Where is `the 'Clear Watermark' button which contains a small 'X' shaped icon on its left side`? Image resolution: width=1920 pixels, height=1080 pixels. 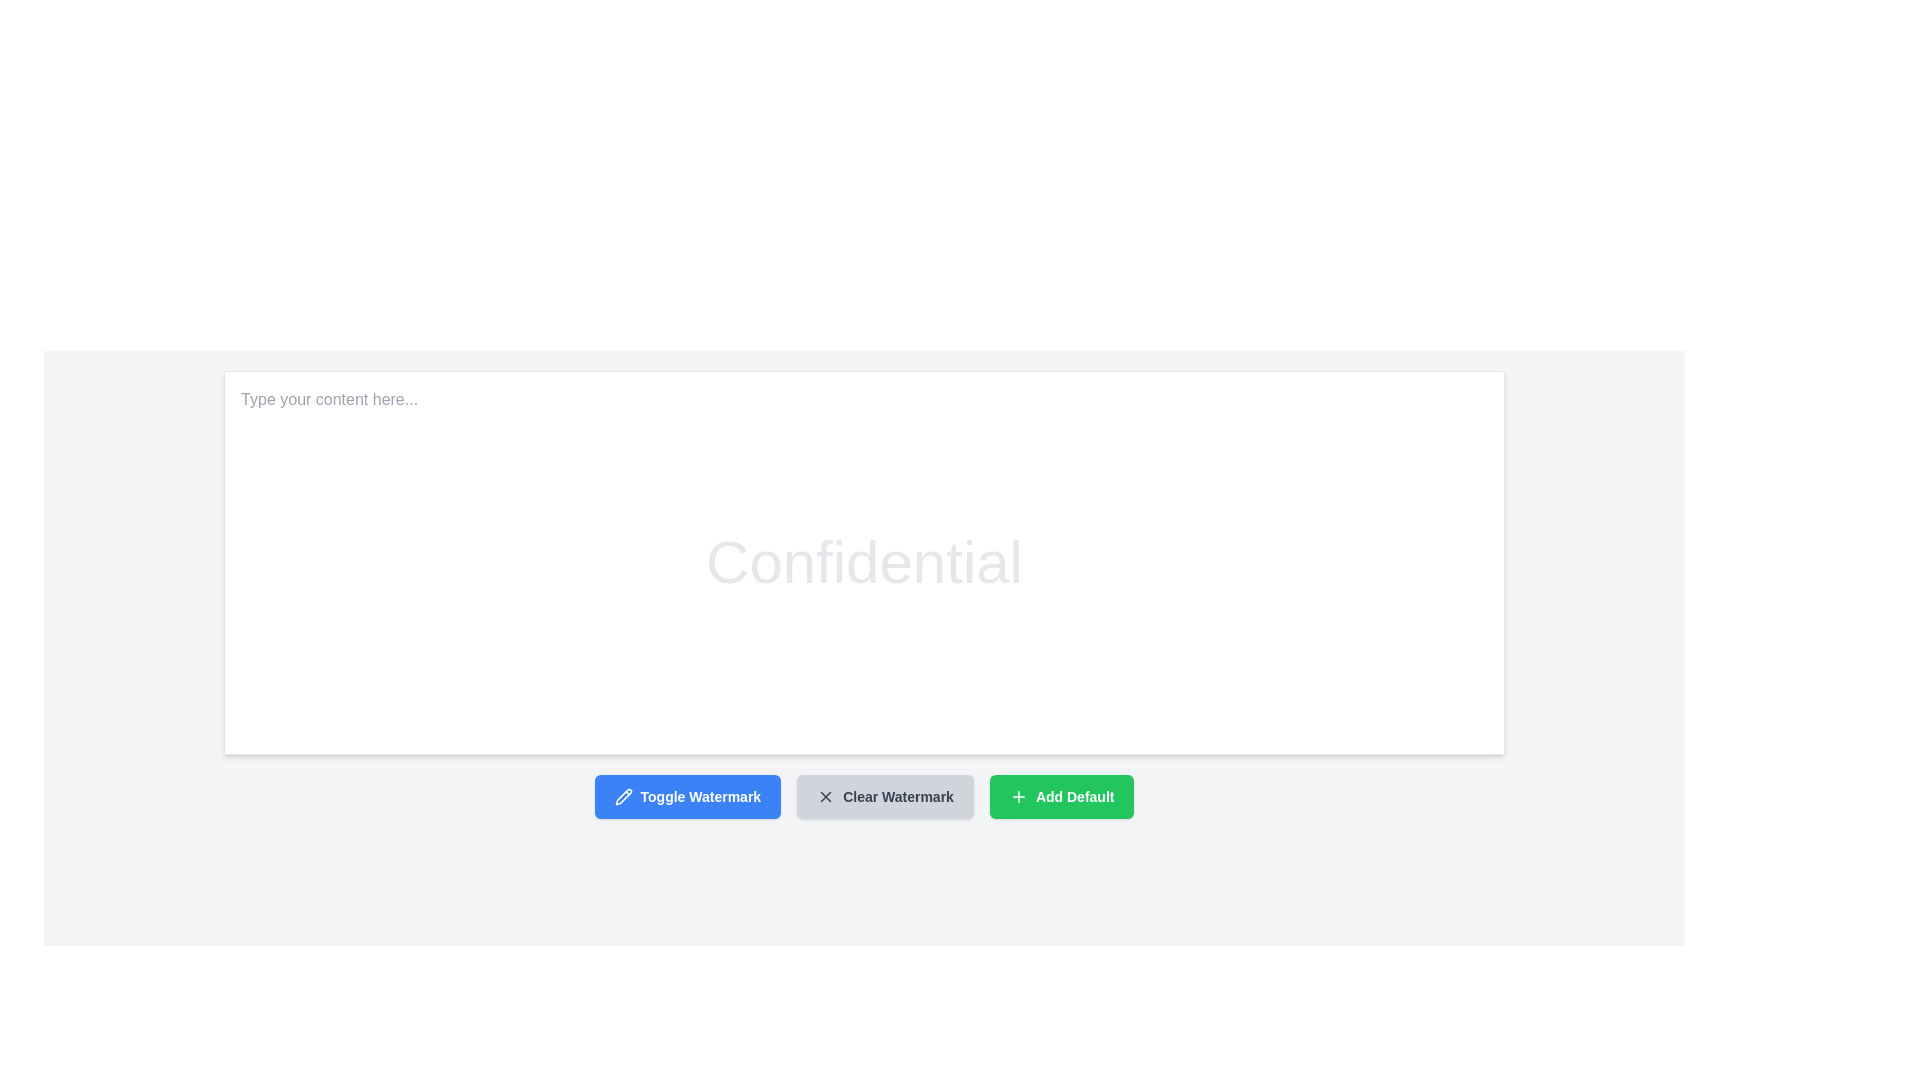 the 'Clear Watermark' button which contains a small 'X' shaped icon on its left side is located at coordinates (826, 796).